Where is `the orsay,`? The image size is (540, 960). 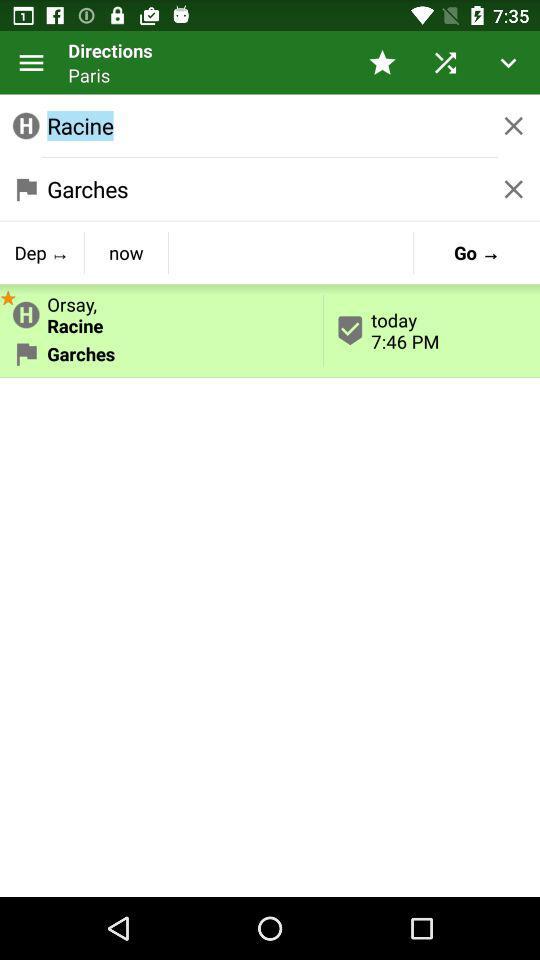 the orsay, is located at coordinates (160, 311).